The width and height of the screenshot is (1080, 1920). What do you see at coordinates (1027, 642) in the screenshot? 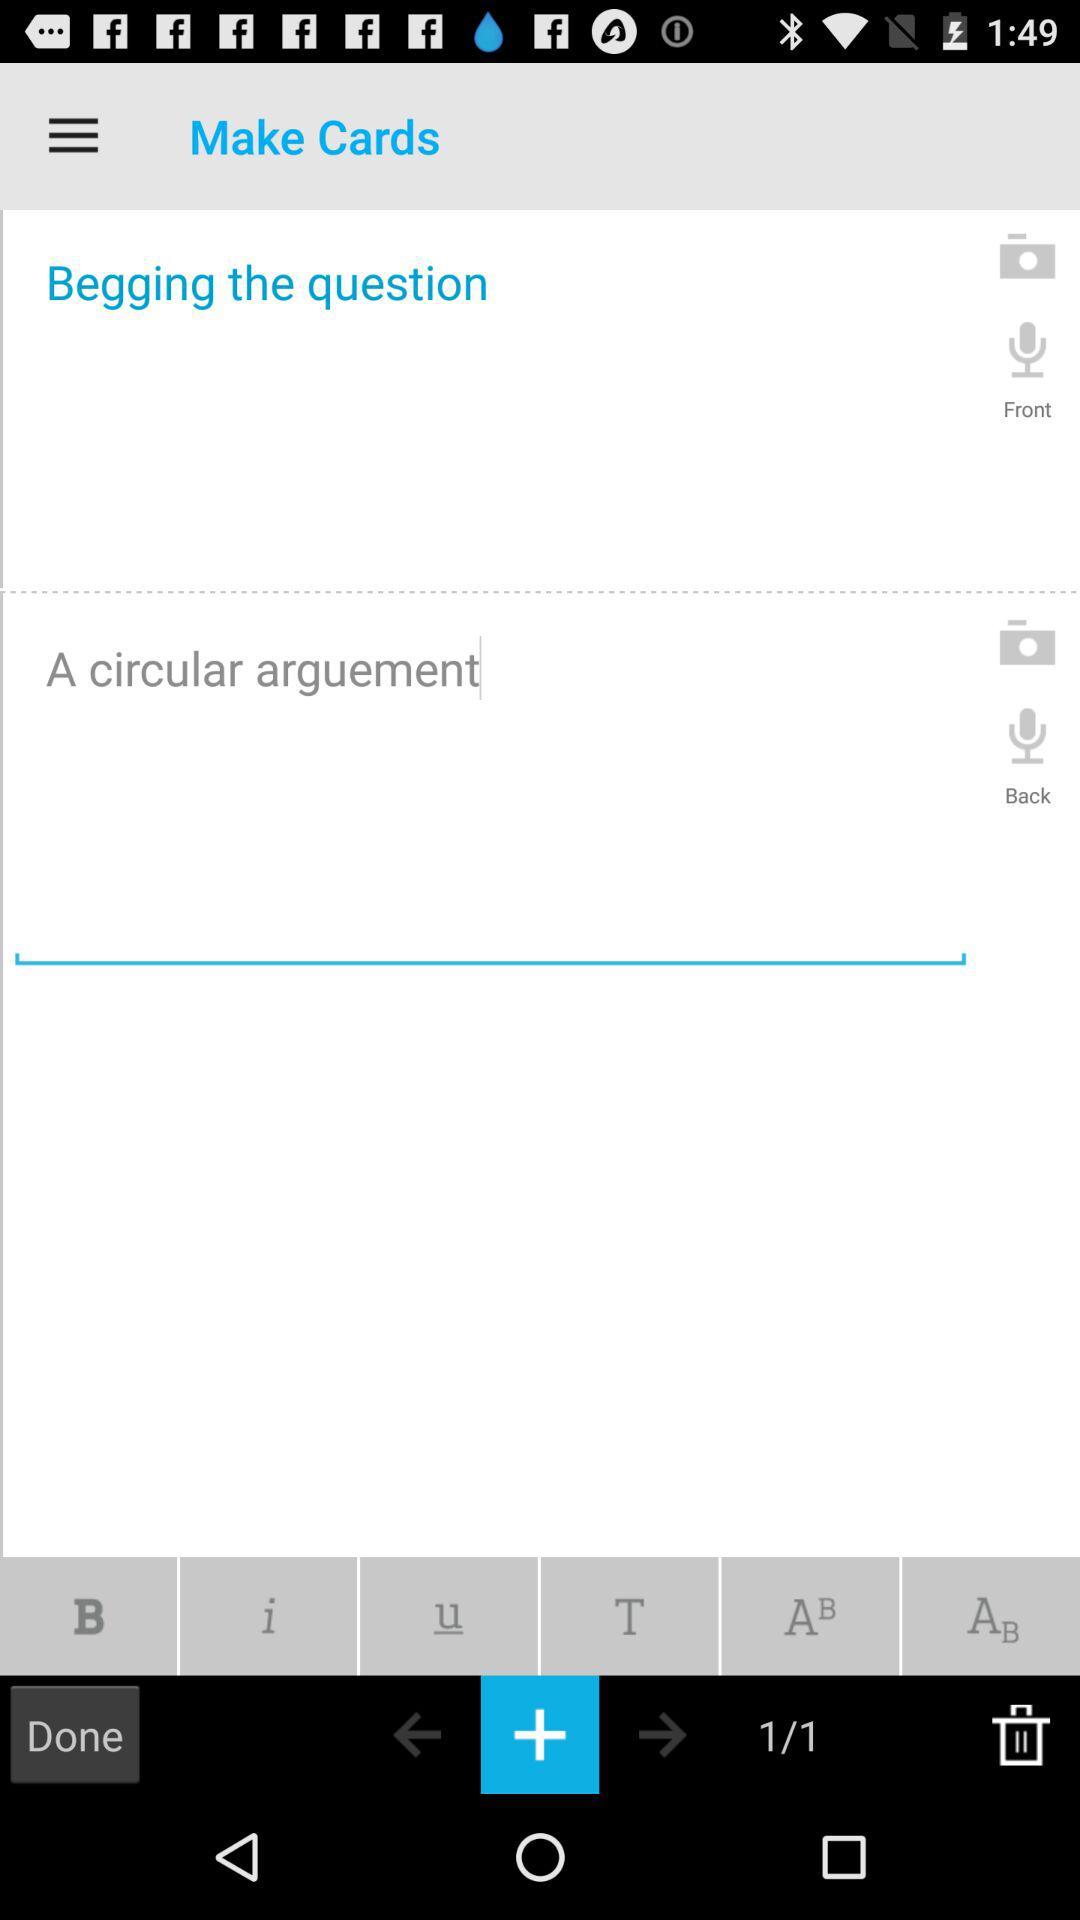
I see `click picture` at bounding box center [1027, 642].